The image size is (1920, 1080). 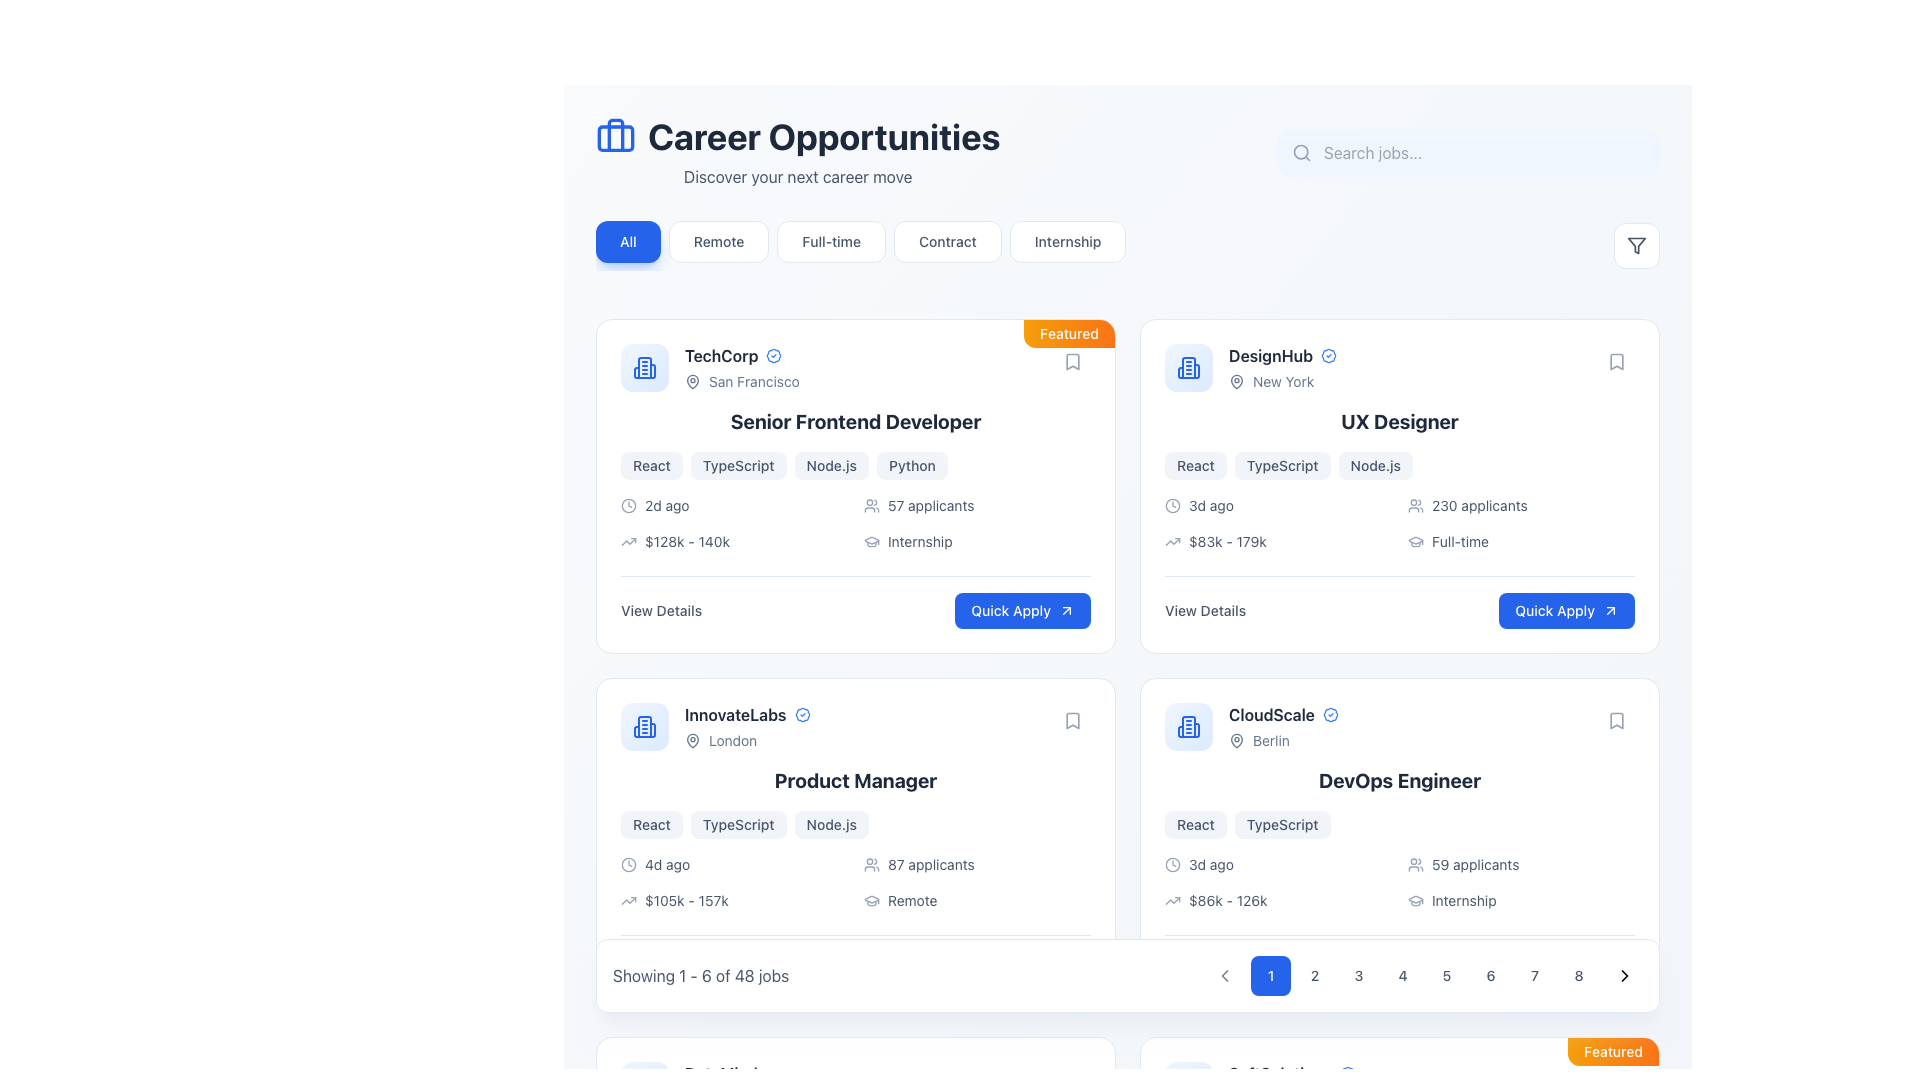 What do you see at coordinates (831, 825) in the screenshot?
I see `the 'Node.js' tag, which is a rounded rectangular tag with a light gray background and dark gray text, positioned between the 'TypeScript' tag and subsequent content` at bounding box center [831, 825].